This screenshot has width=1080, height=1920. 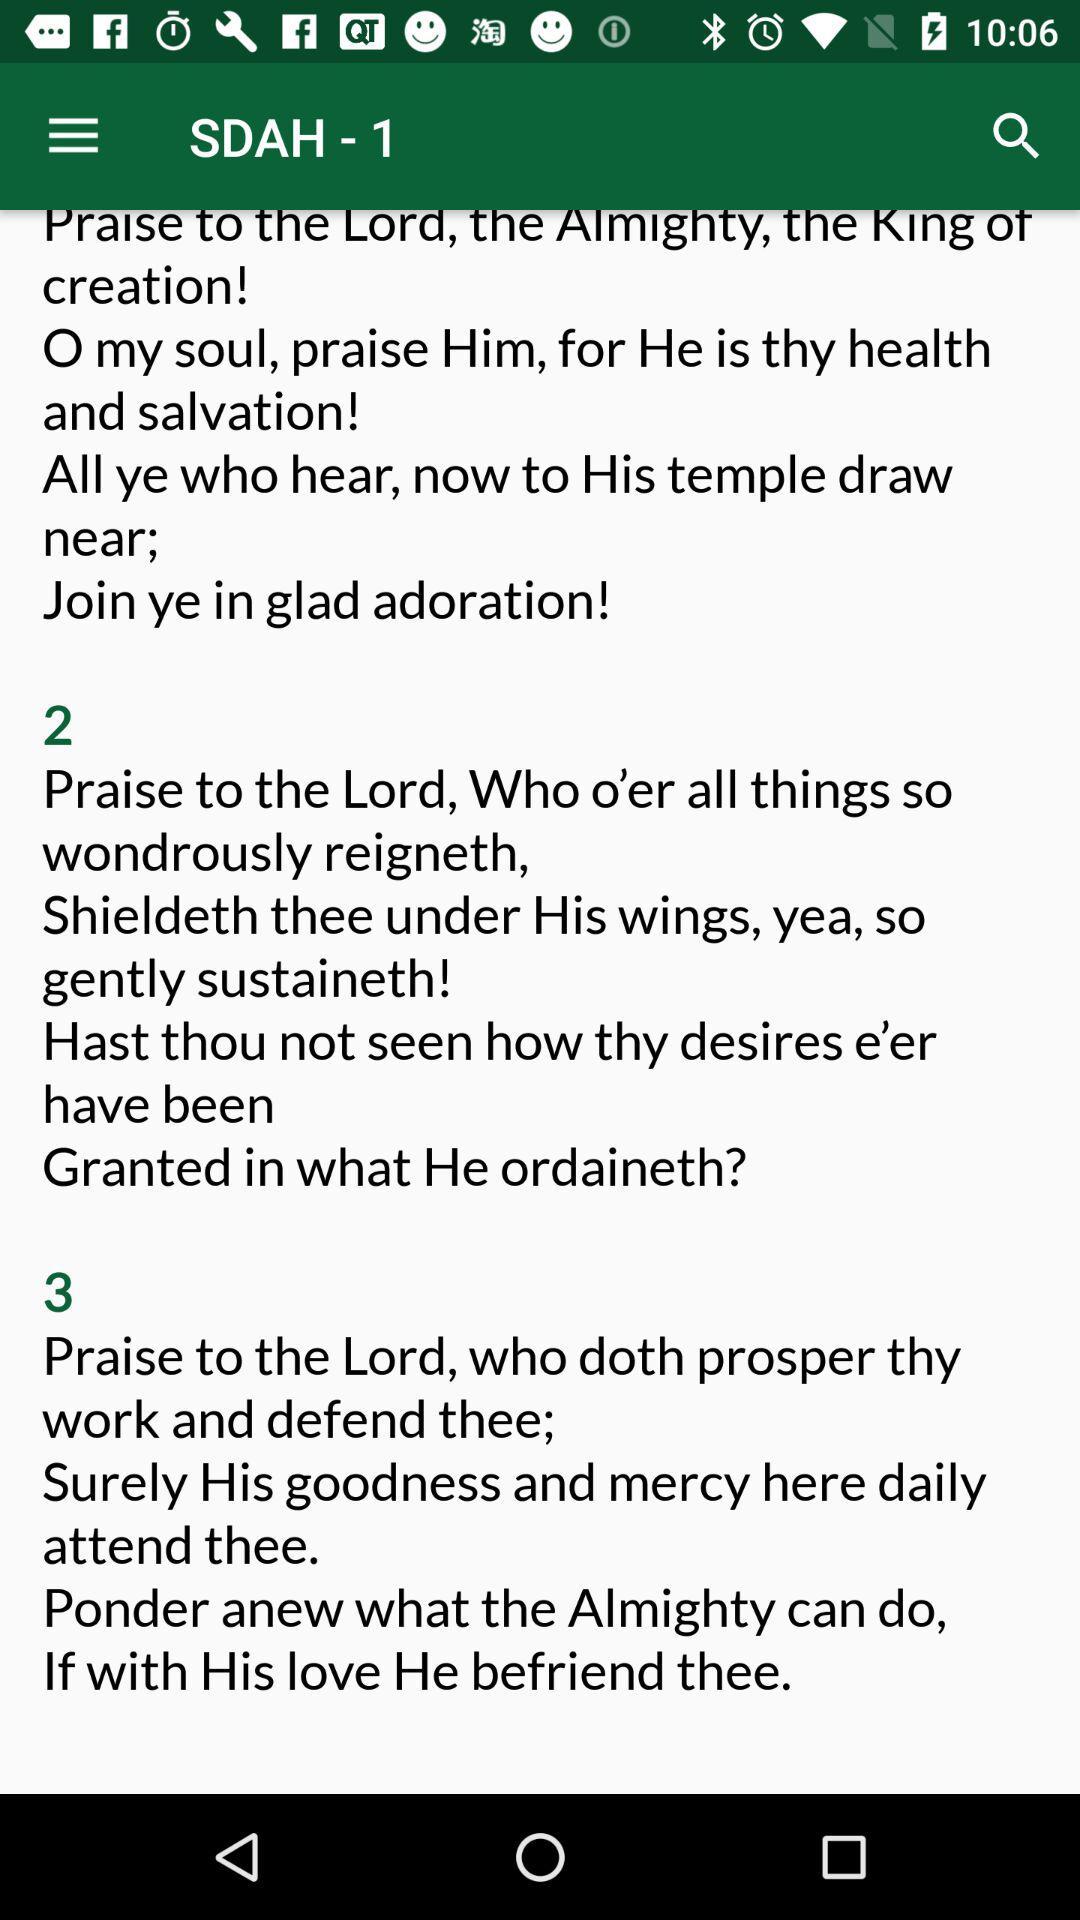 What do you see at coordinates (540, 986) in the screenshot?
I see `the 001 praise to` at bounding box center [540, 986].